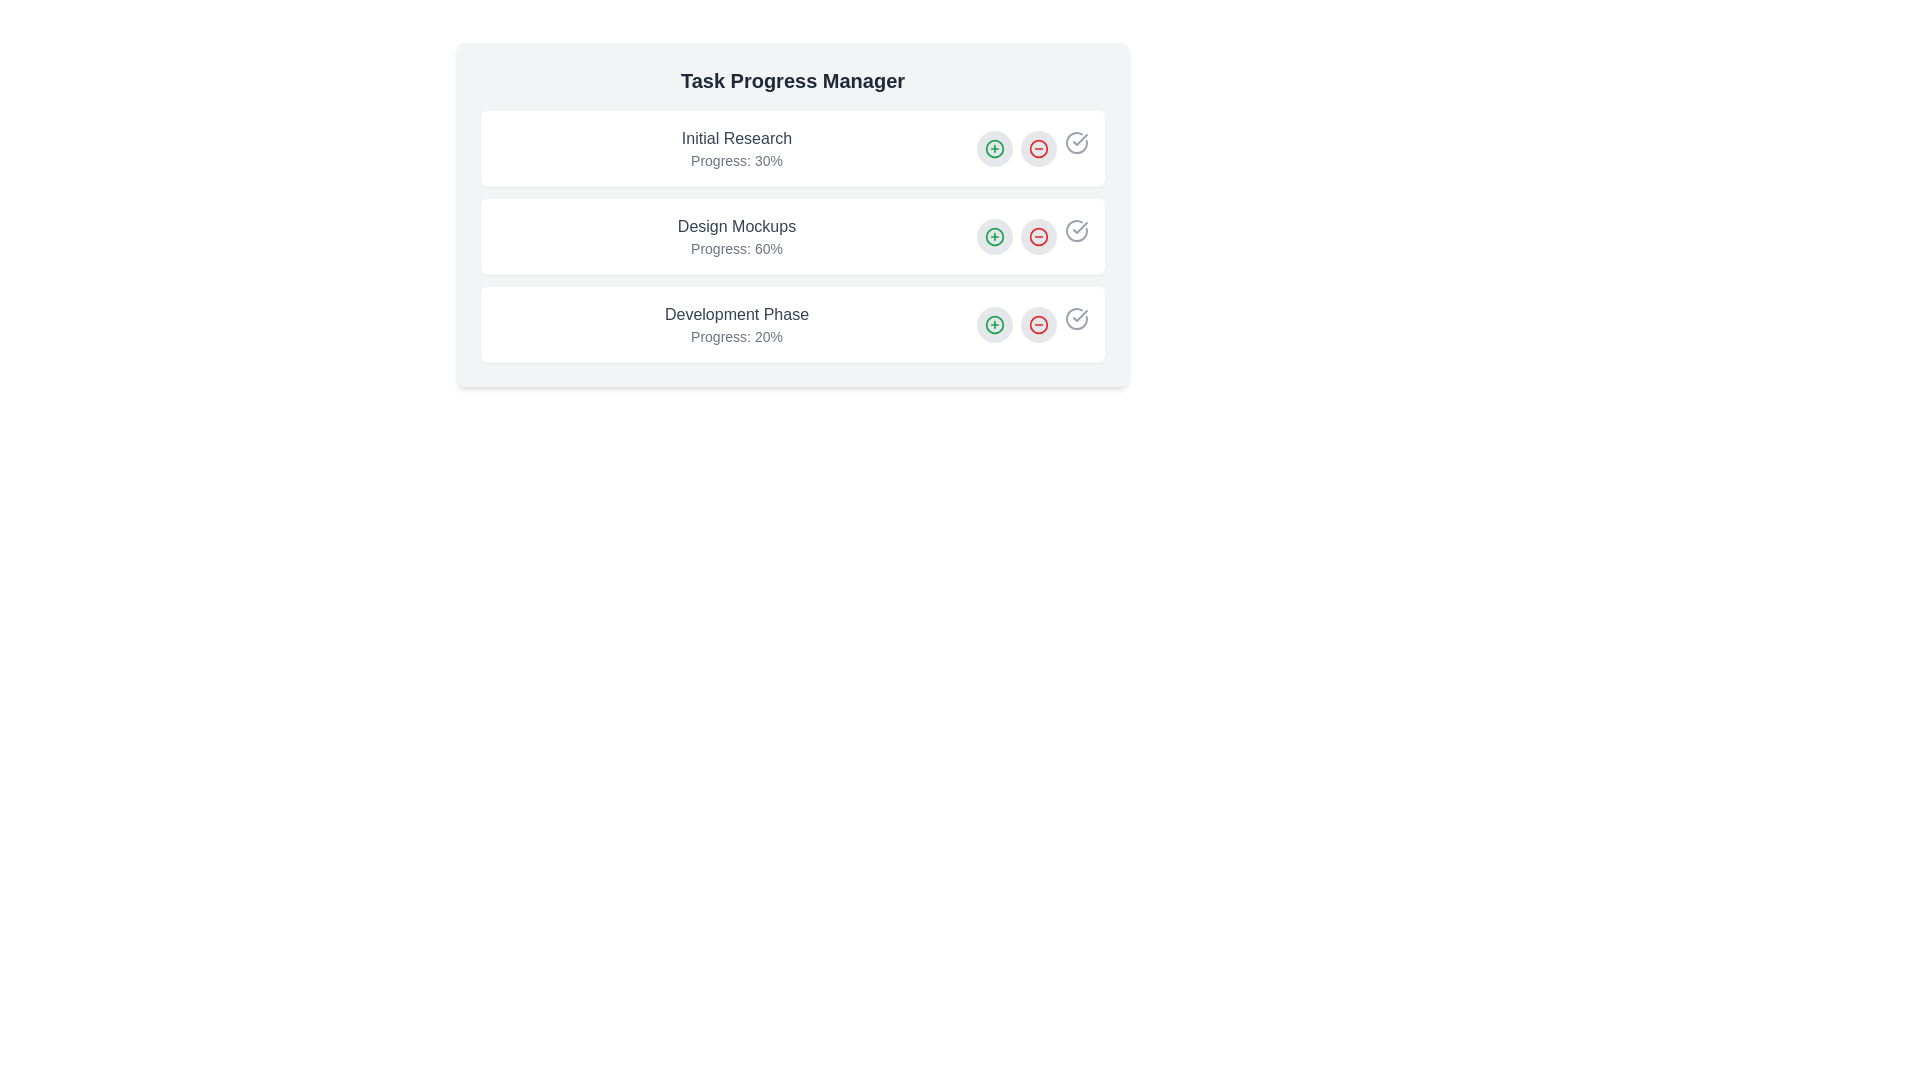  What do you see at coordinates (994, 235) in the screenshot?
I see `the circular button with a gray background and a plus icon inside, located on the right-hand side of the second row in the 'Design Mockups' list` at bounding box center [994, 235].